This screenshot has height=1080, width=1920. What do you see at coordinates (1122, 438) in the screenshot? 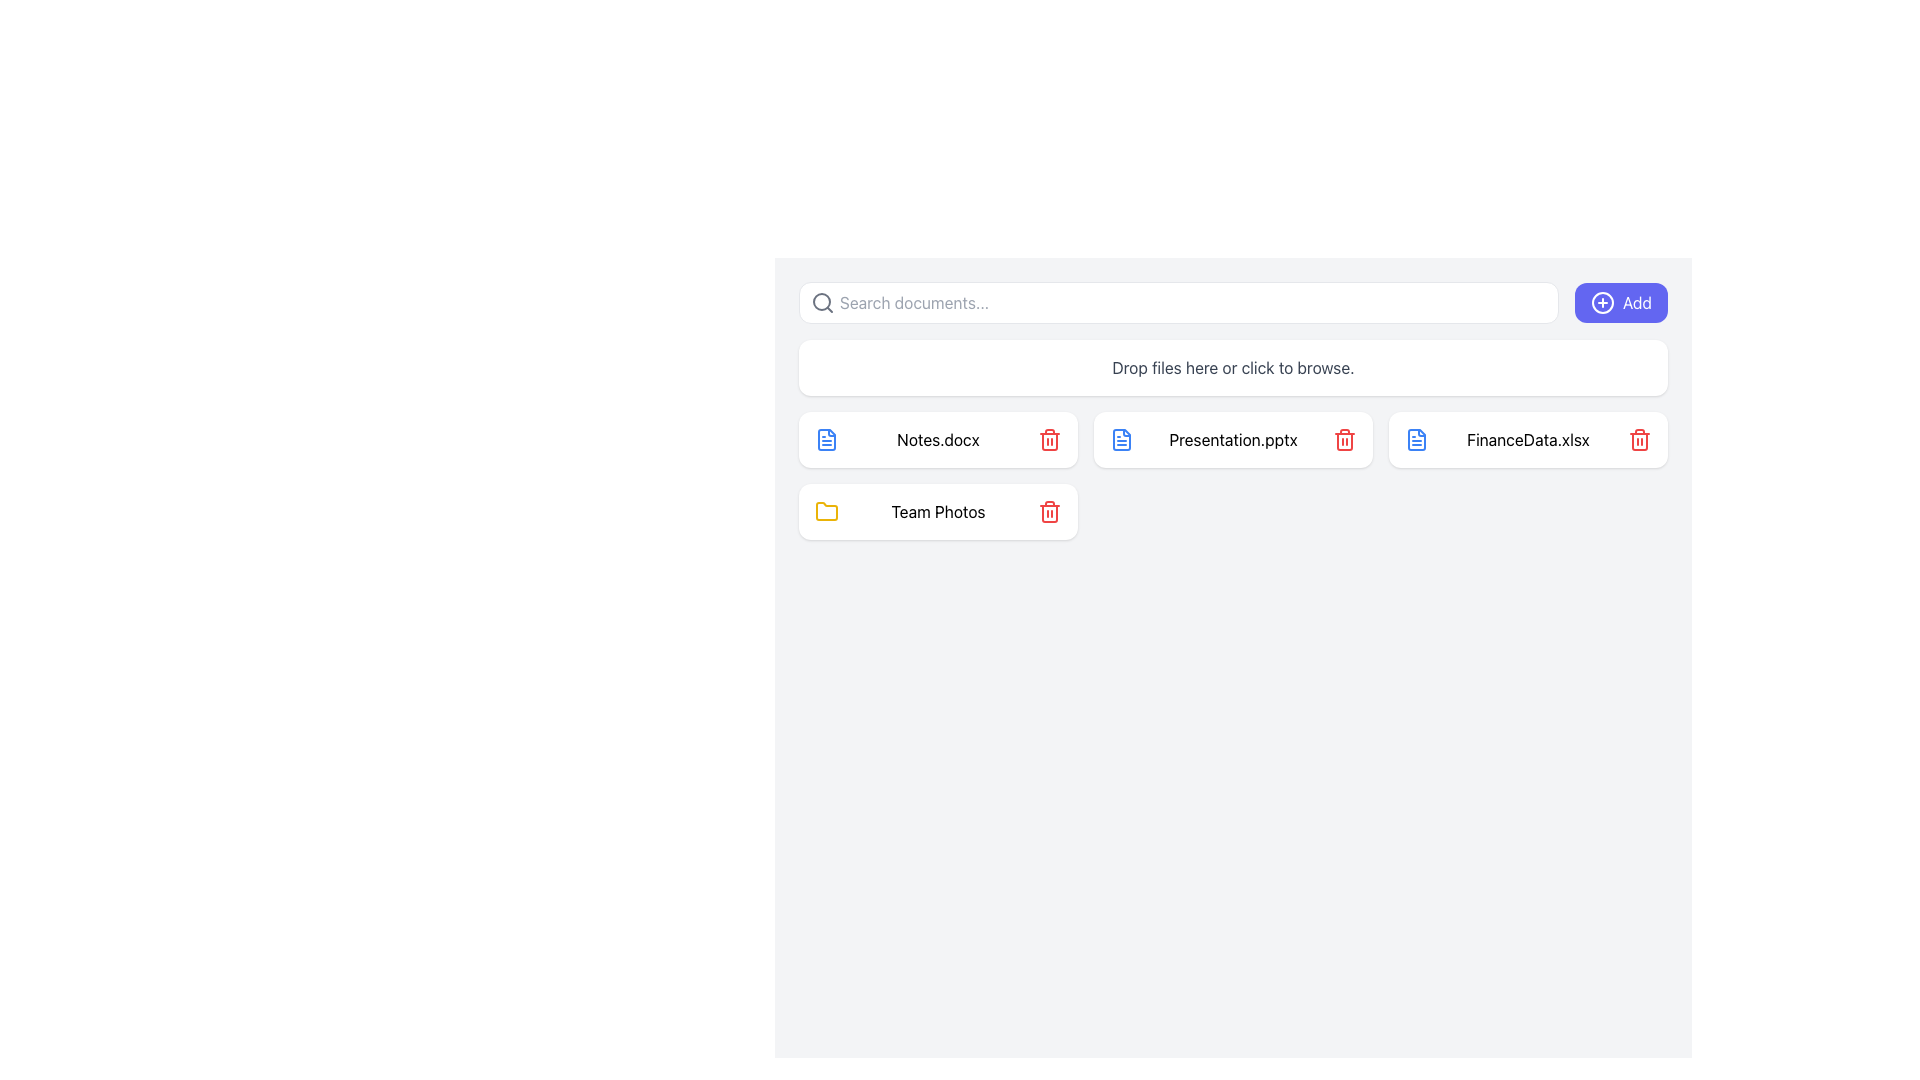
I see `the blue-colored file-like icon styled as an outlined document located to the left of the 'Presentation.pptx' text` at bounding box center [1122, 438].